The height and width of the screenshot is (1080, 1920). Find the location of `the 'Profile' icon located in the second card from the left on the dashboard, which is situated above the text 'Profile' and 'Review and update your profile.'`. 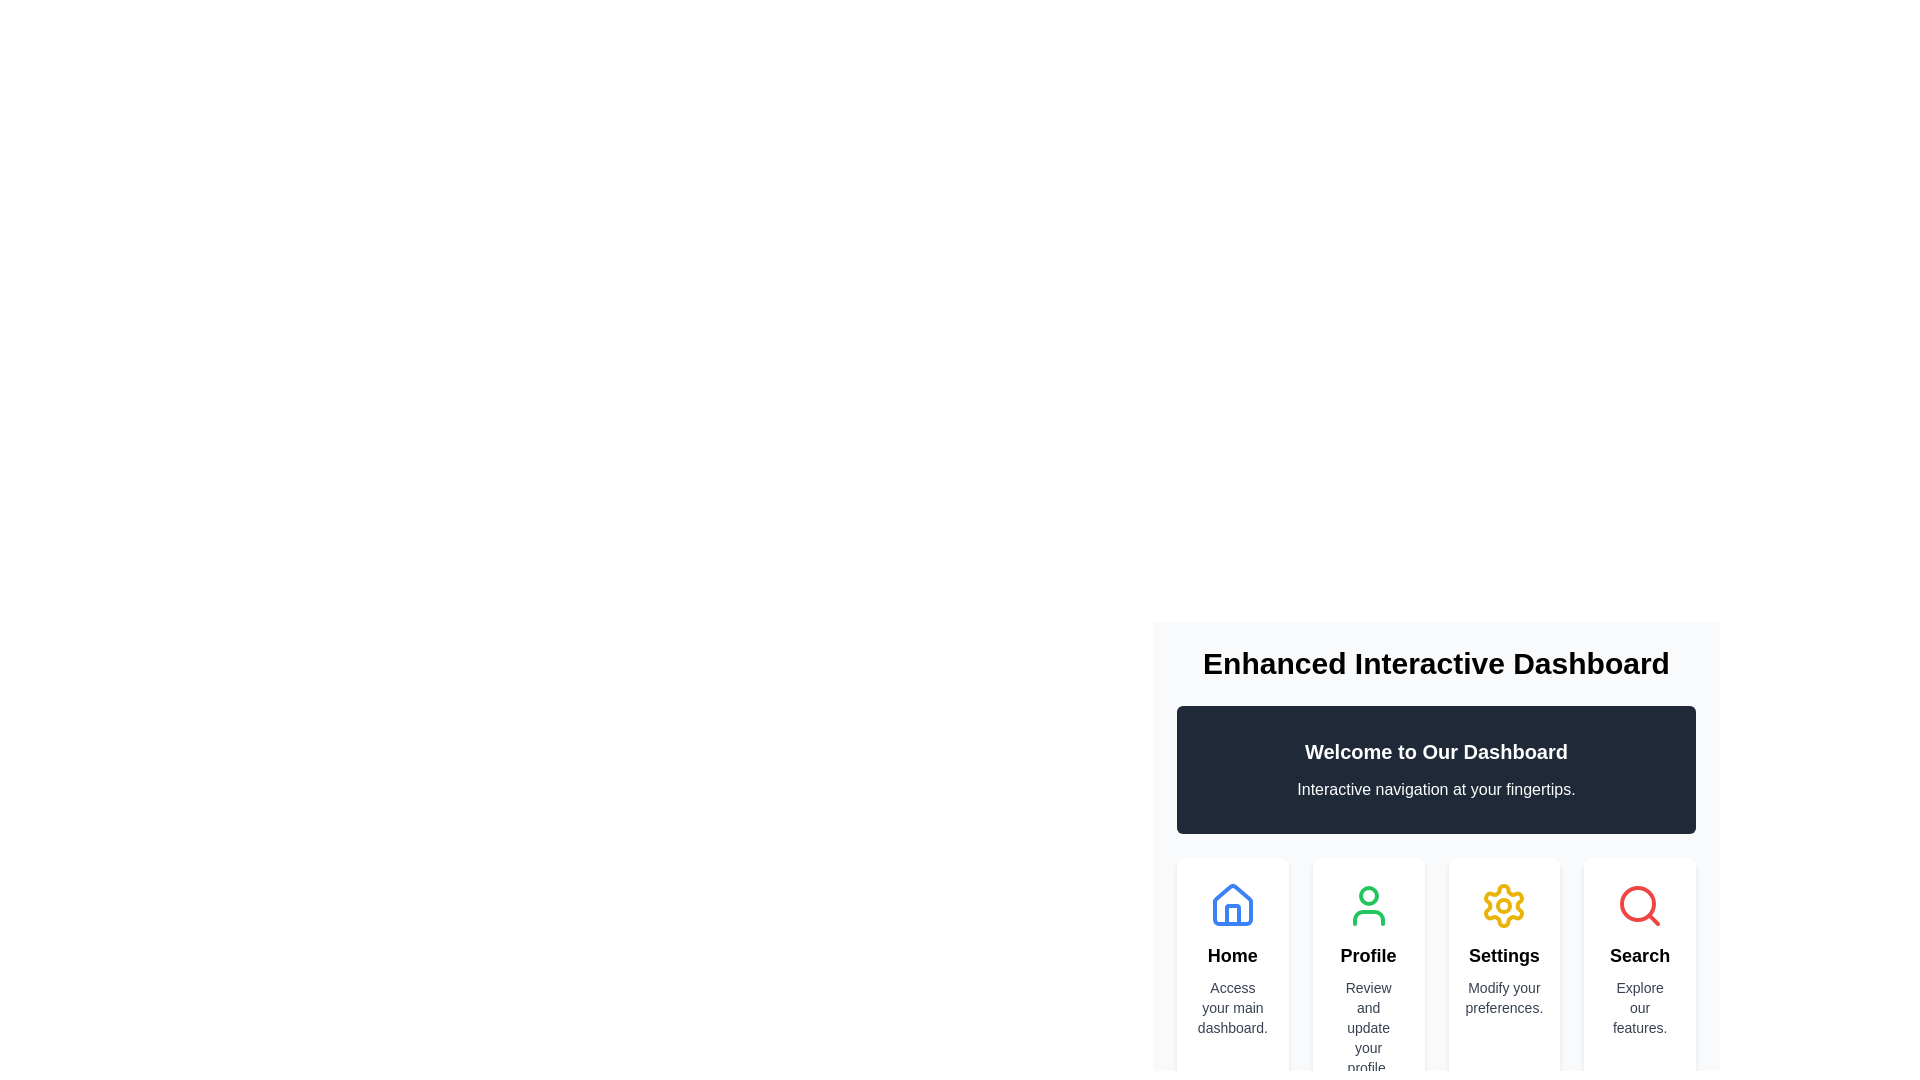

the 'Profile' icon located in the second card from the left on the dashboard, which is situated above the text 'Profile' and 'Review and update your profile.' is located at coordinates (1367, 906).